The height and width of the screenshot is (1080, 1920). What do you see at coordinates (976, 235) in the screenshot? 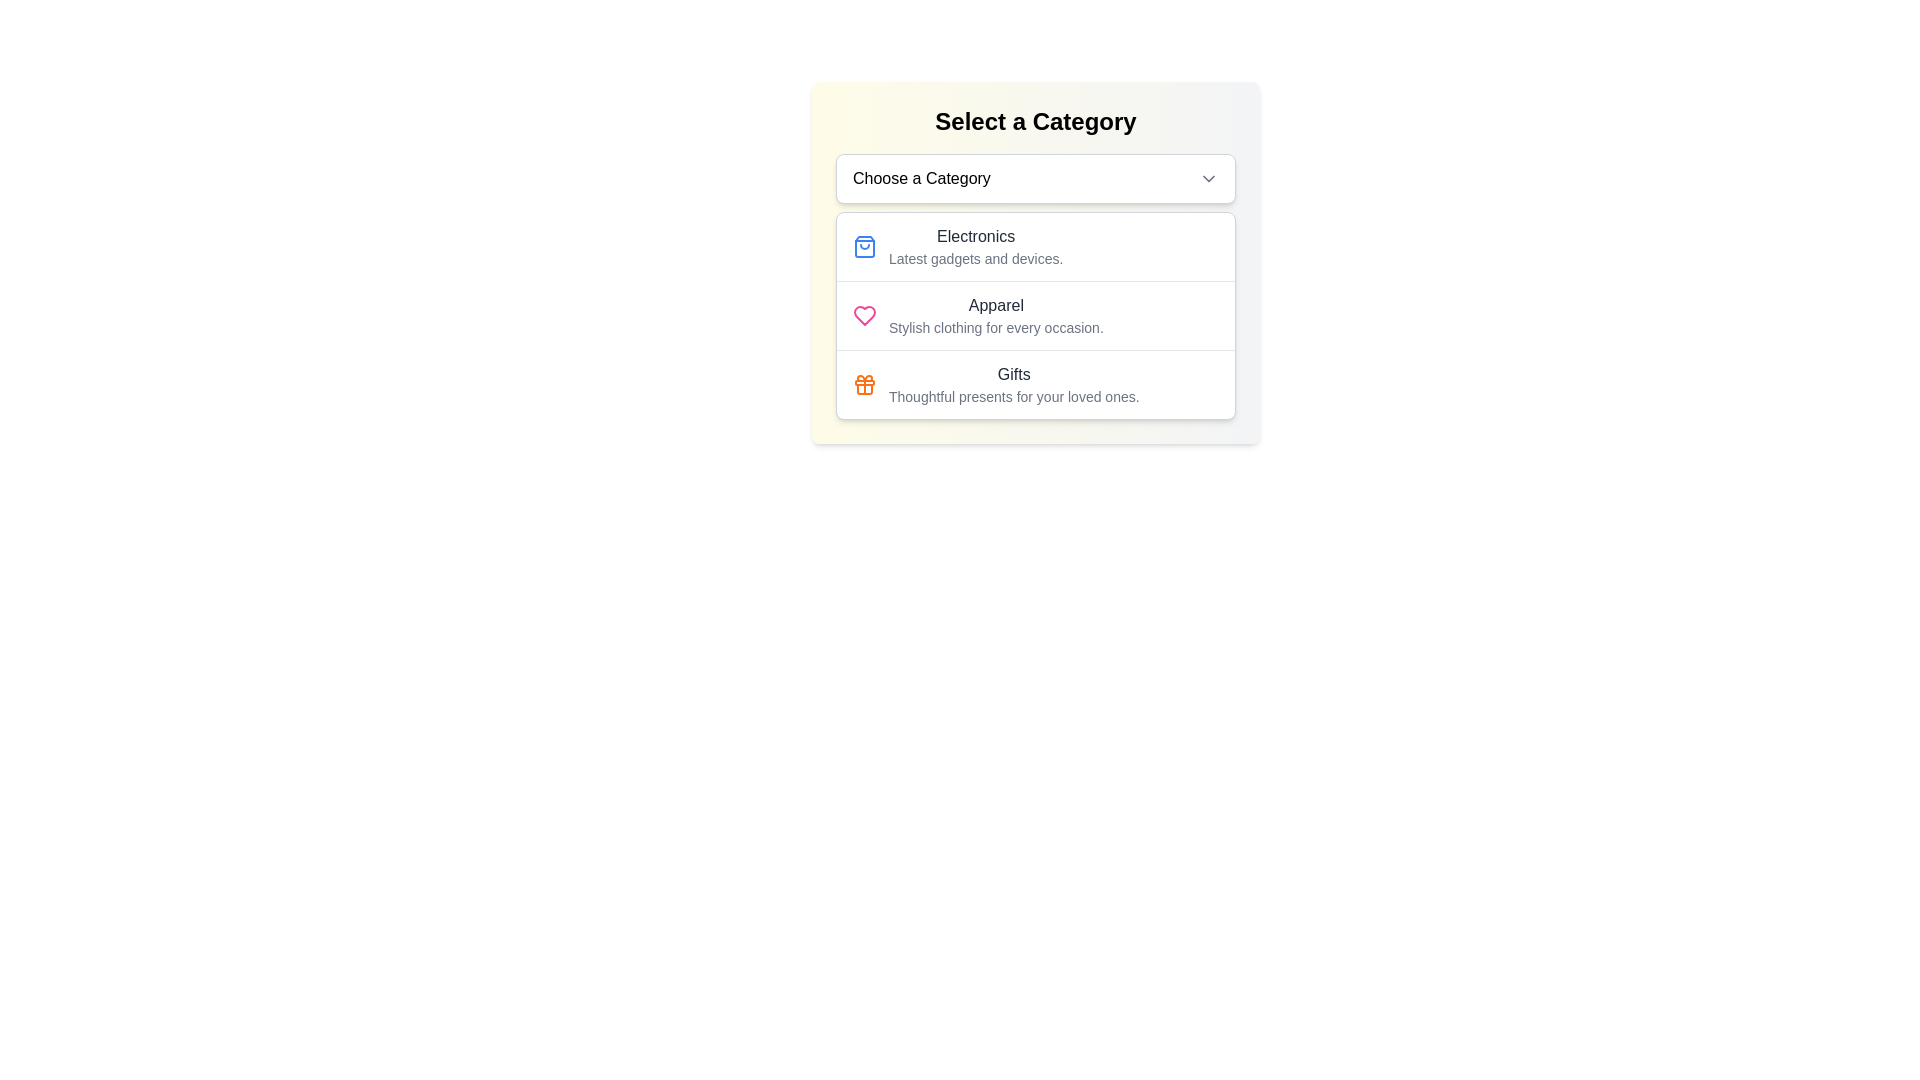
I see `the 'Electronics' category title text label for accessibility navigation` at bounding box center [976, 235].